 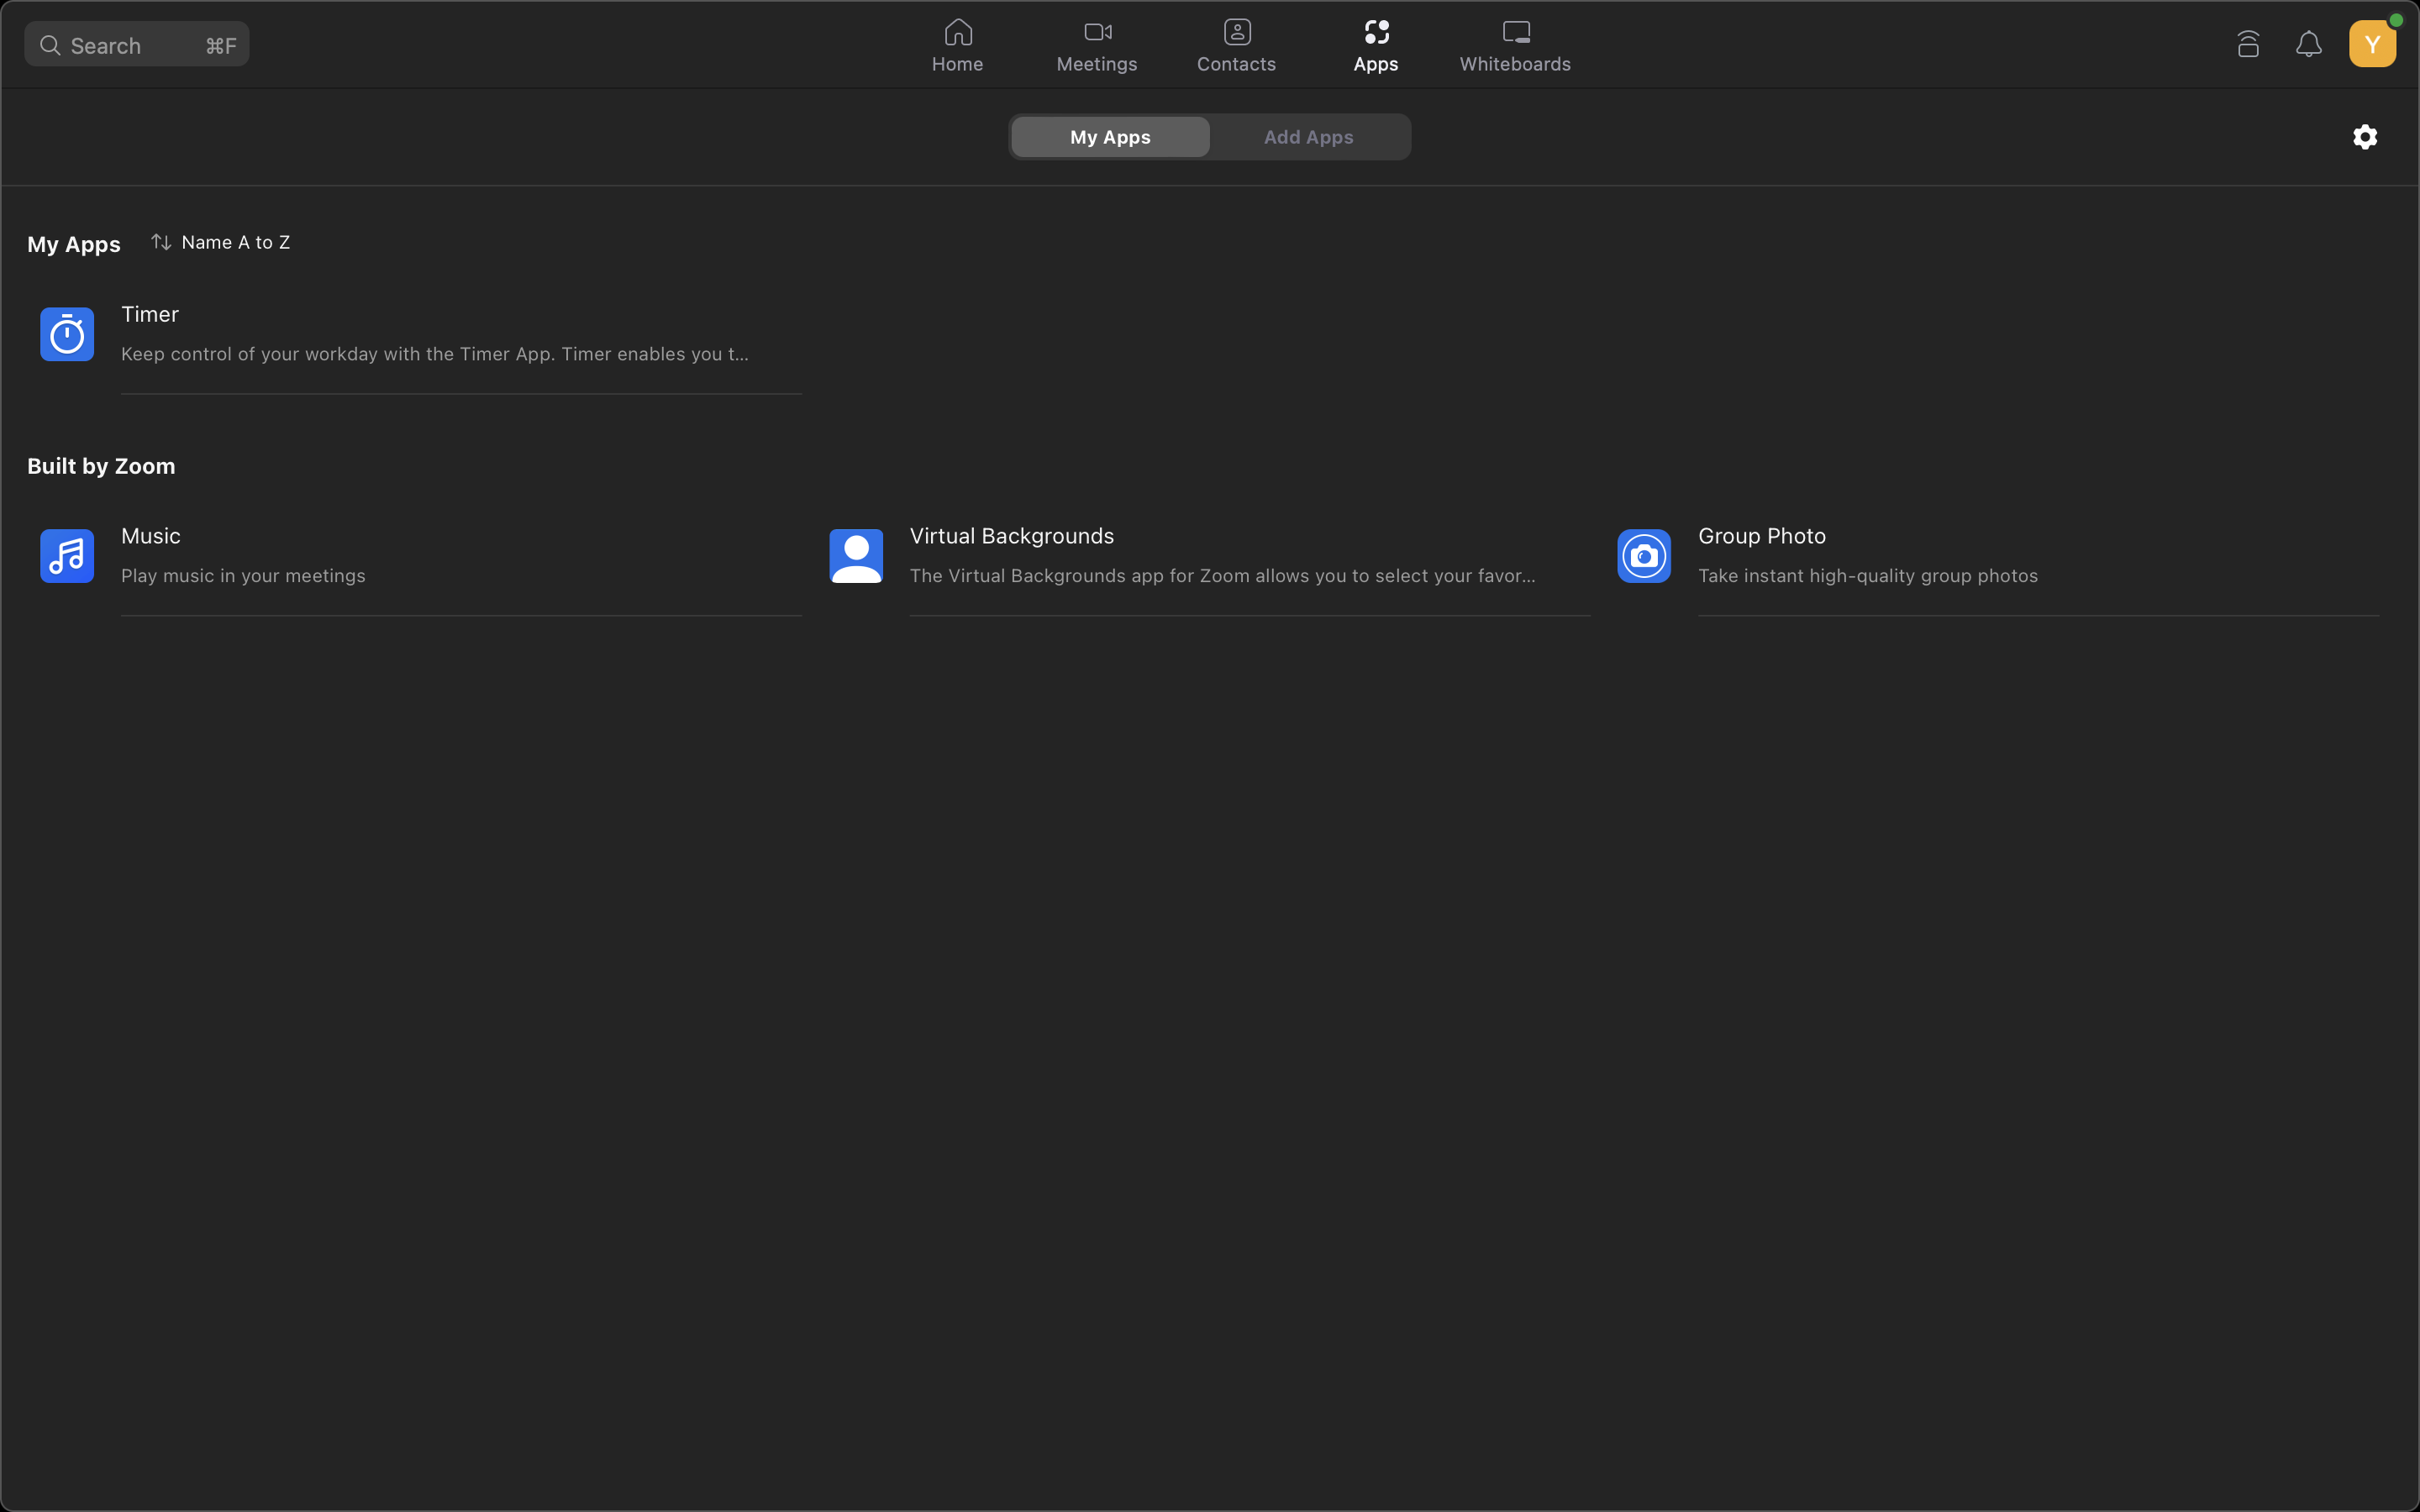 I want to click on Reverse order the application, so click(x=224, y=239).